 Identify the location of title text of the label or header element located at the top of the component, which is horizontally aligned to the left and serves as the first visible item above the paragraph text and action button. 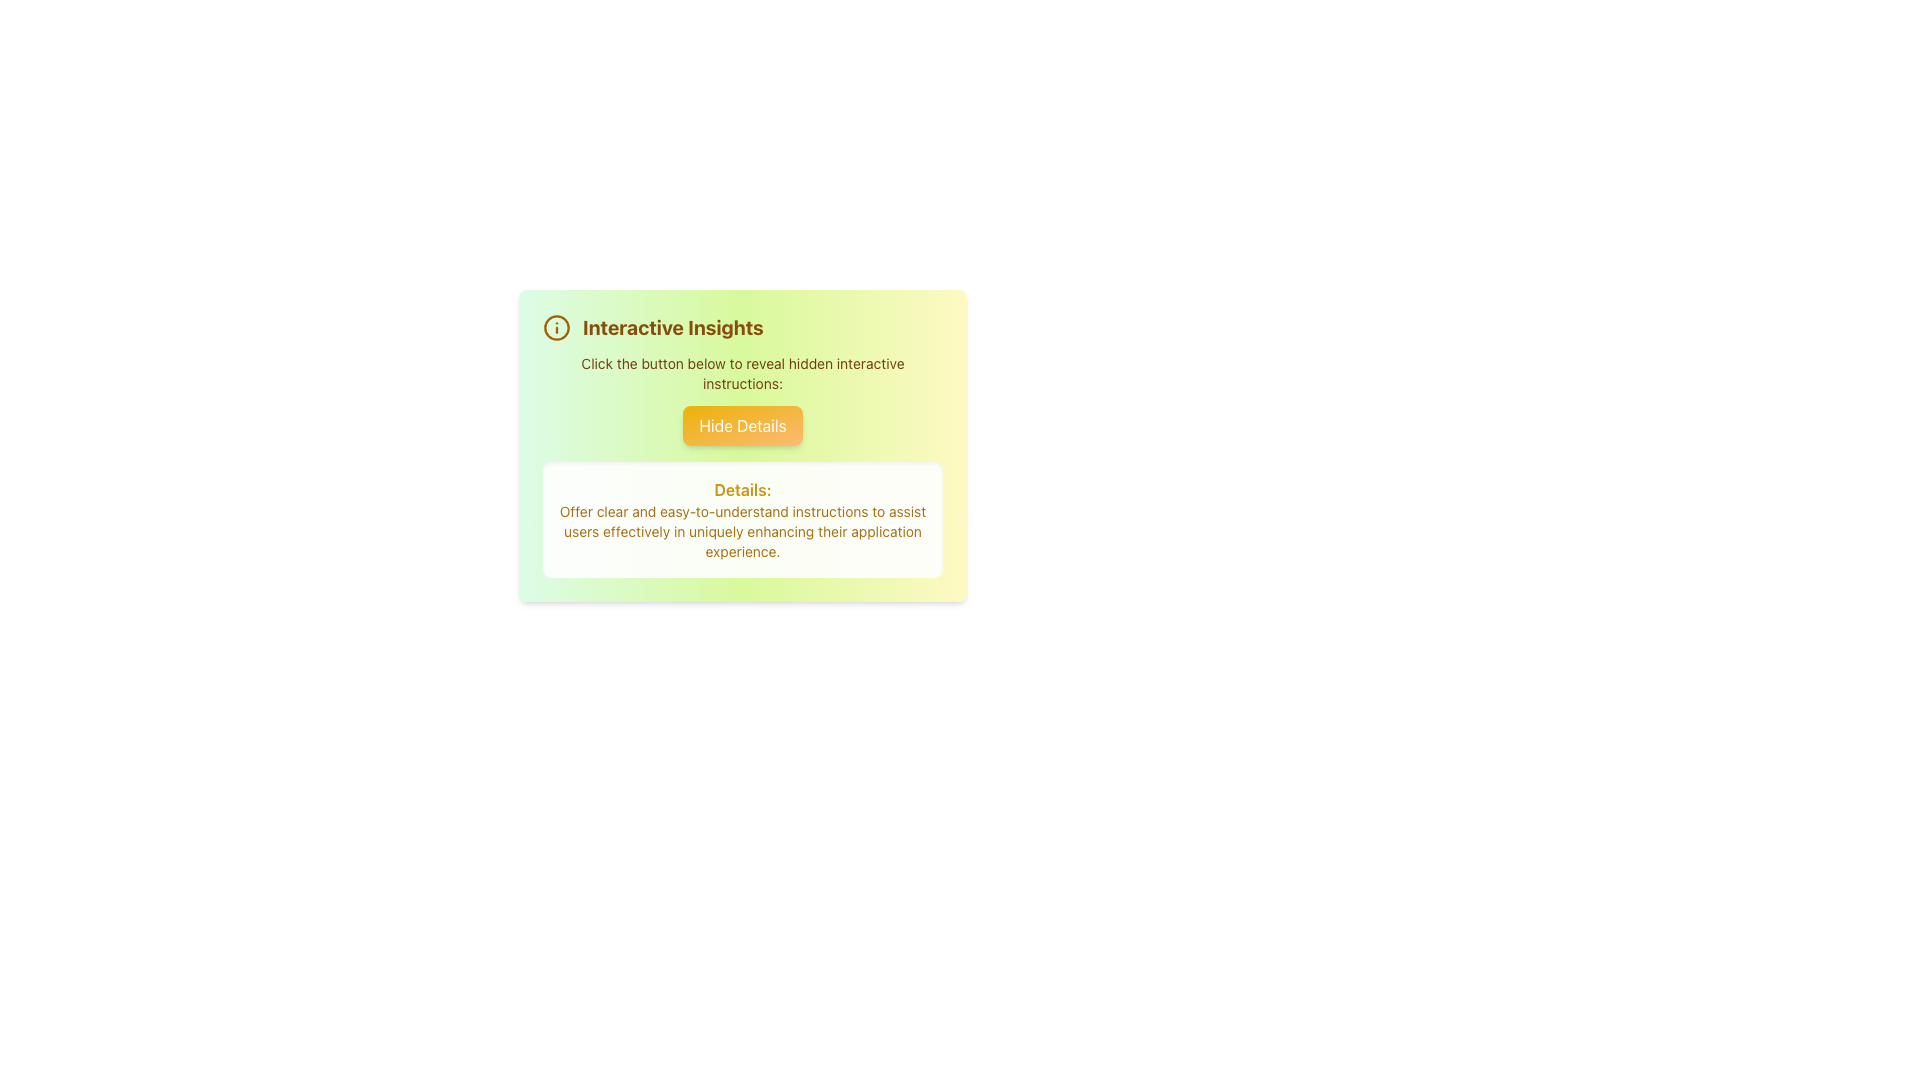
(742, 326).